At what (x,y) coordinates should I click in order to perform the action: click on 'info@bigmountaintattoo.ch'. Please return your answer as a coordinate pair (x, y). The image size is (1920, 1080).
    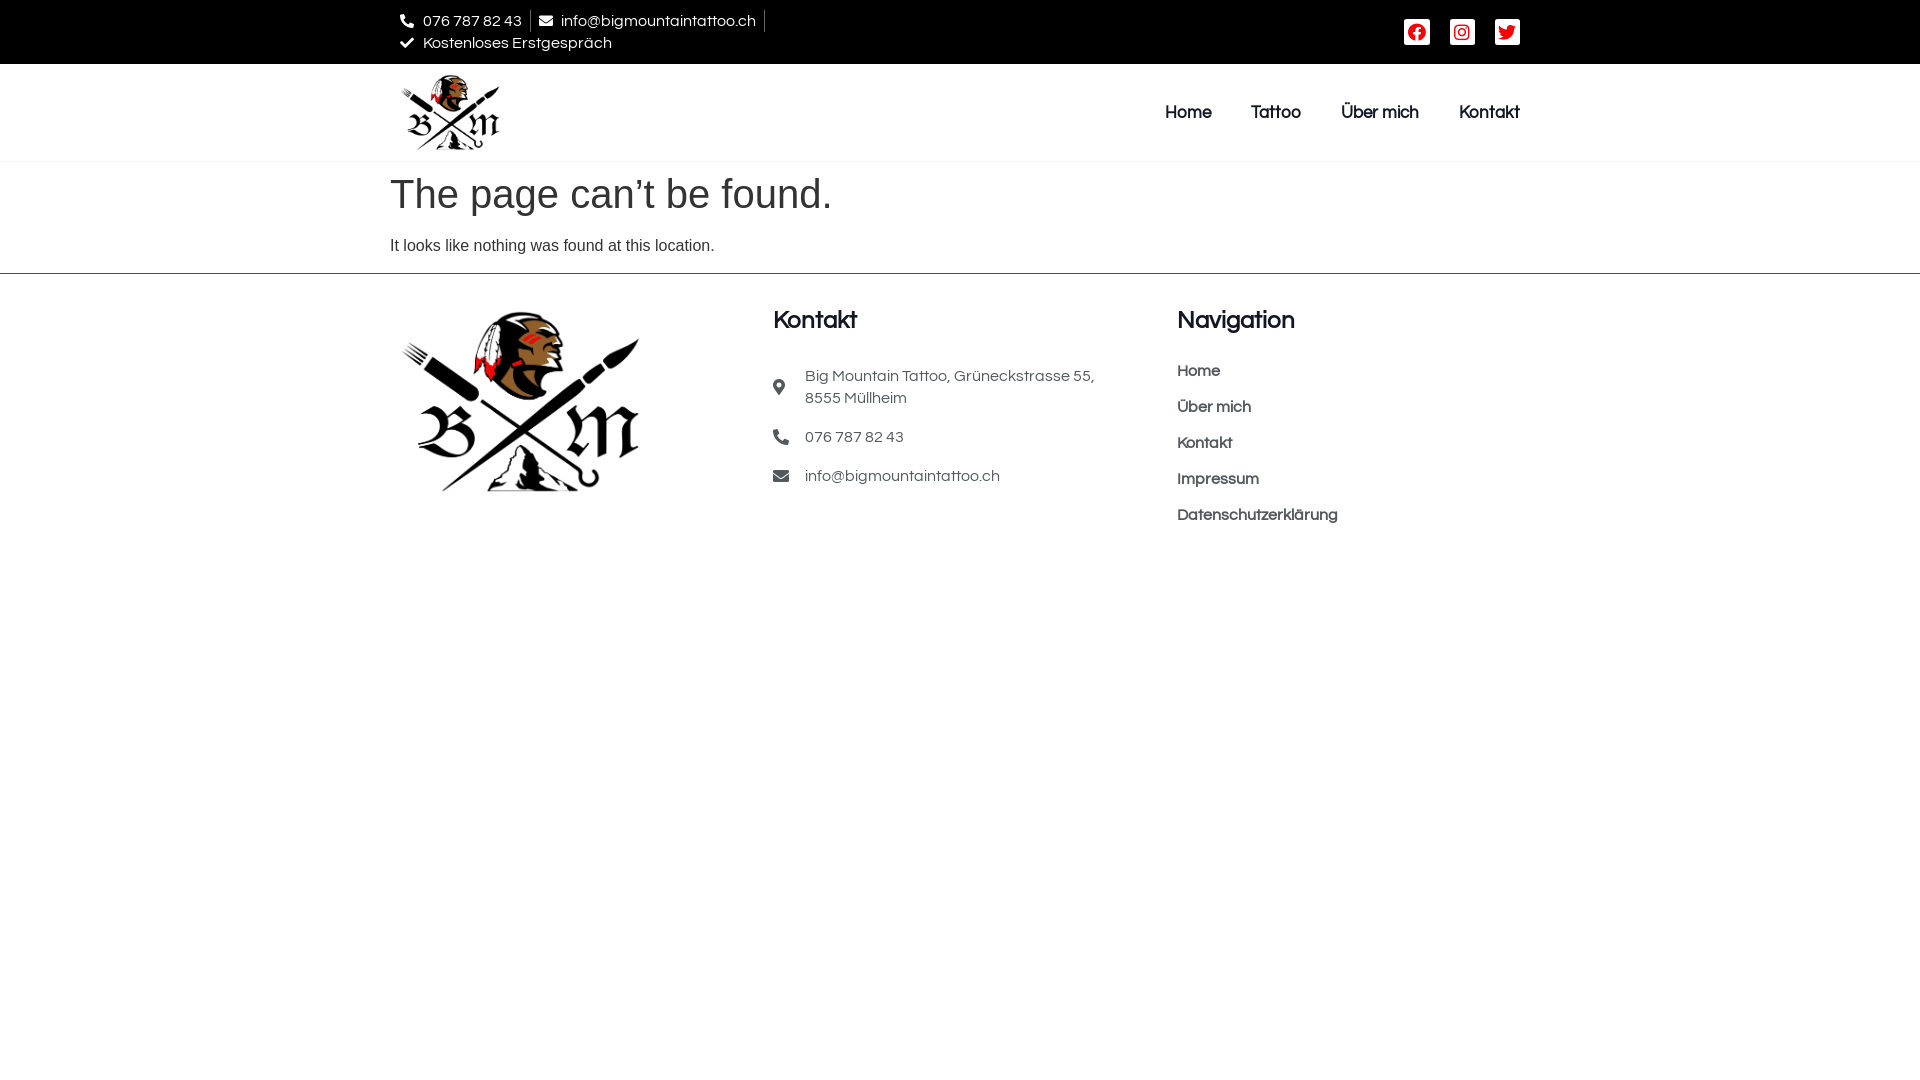
    Looking at the image, I should click on (647, 20).